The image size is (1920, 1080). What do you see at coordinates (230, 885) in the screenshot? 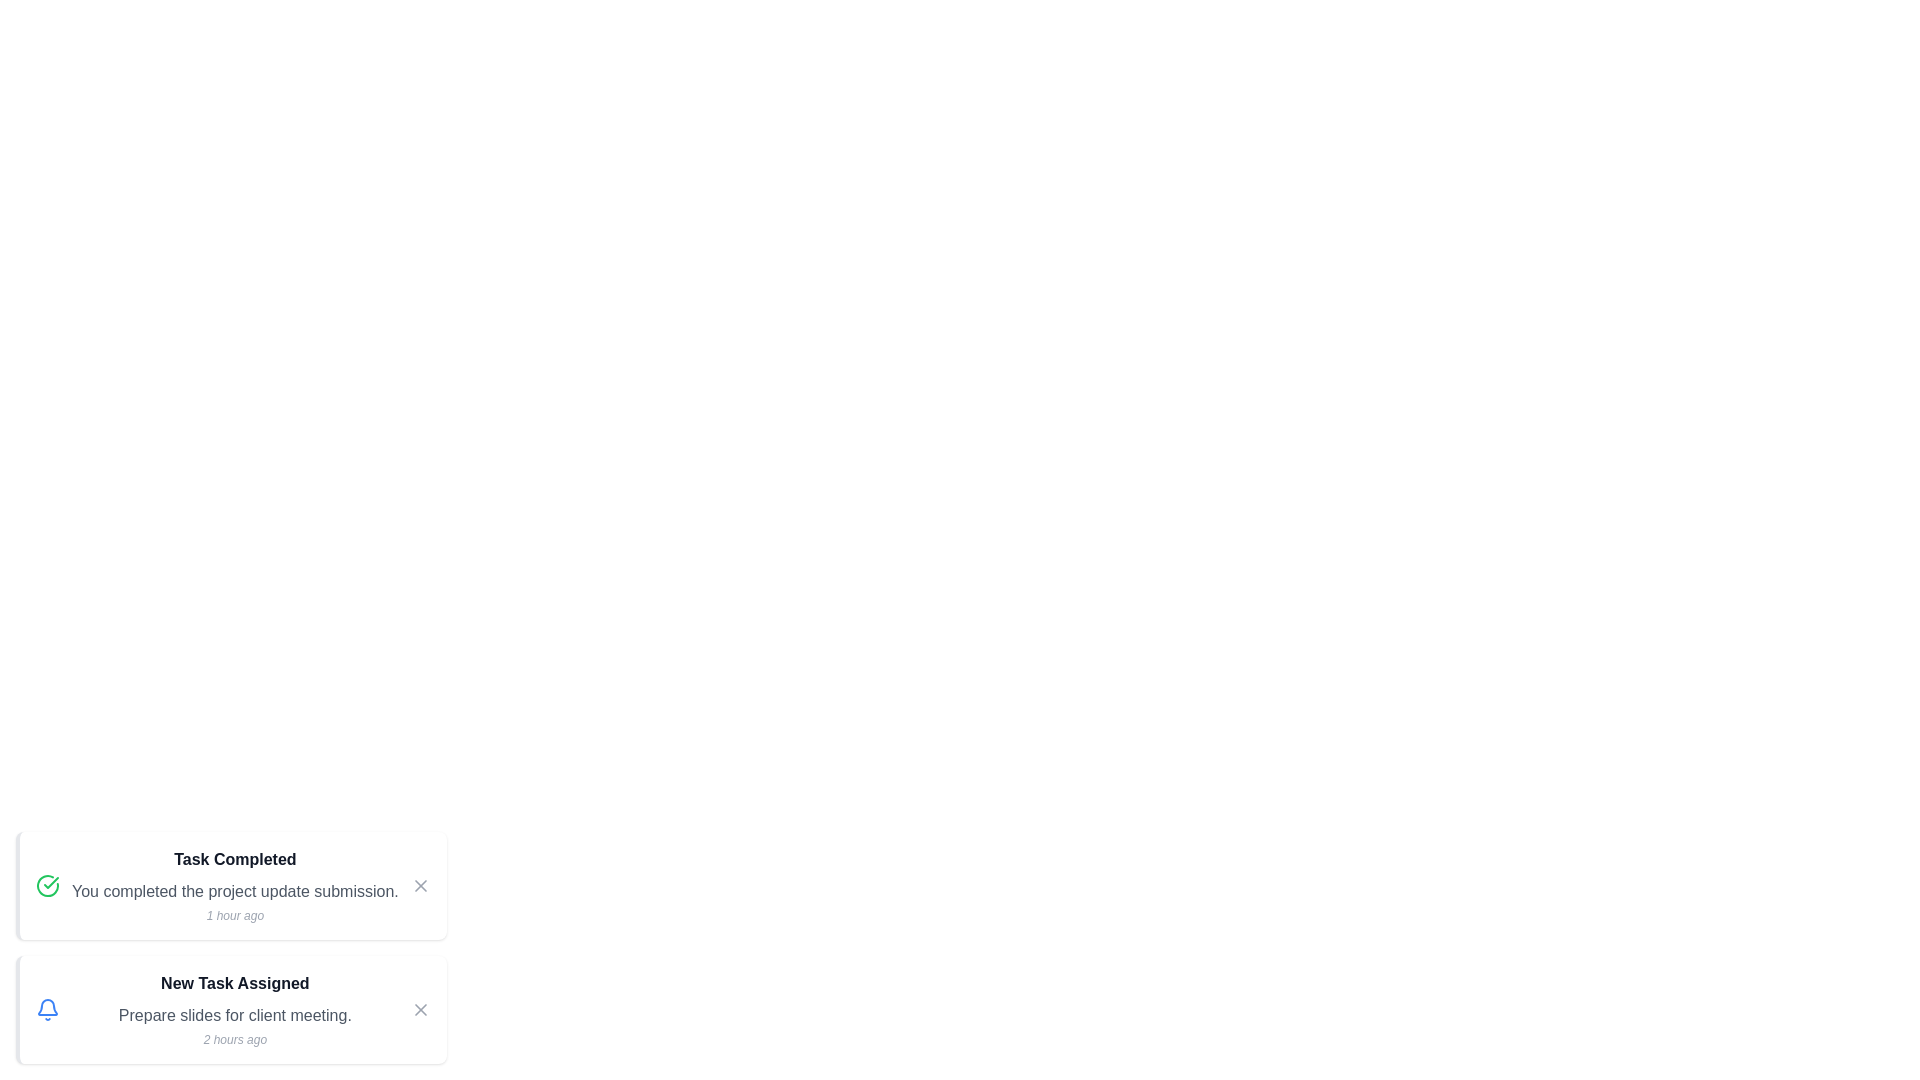
I see `the task notification to focus on its description` at bounding box center [230, 885].